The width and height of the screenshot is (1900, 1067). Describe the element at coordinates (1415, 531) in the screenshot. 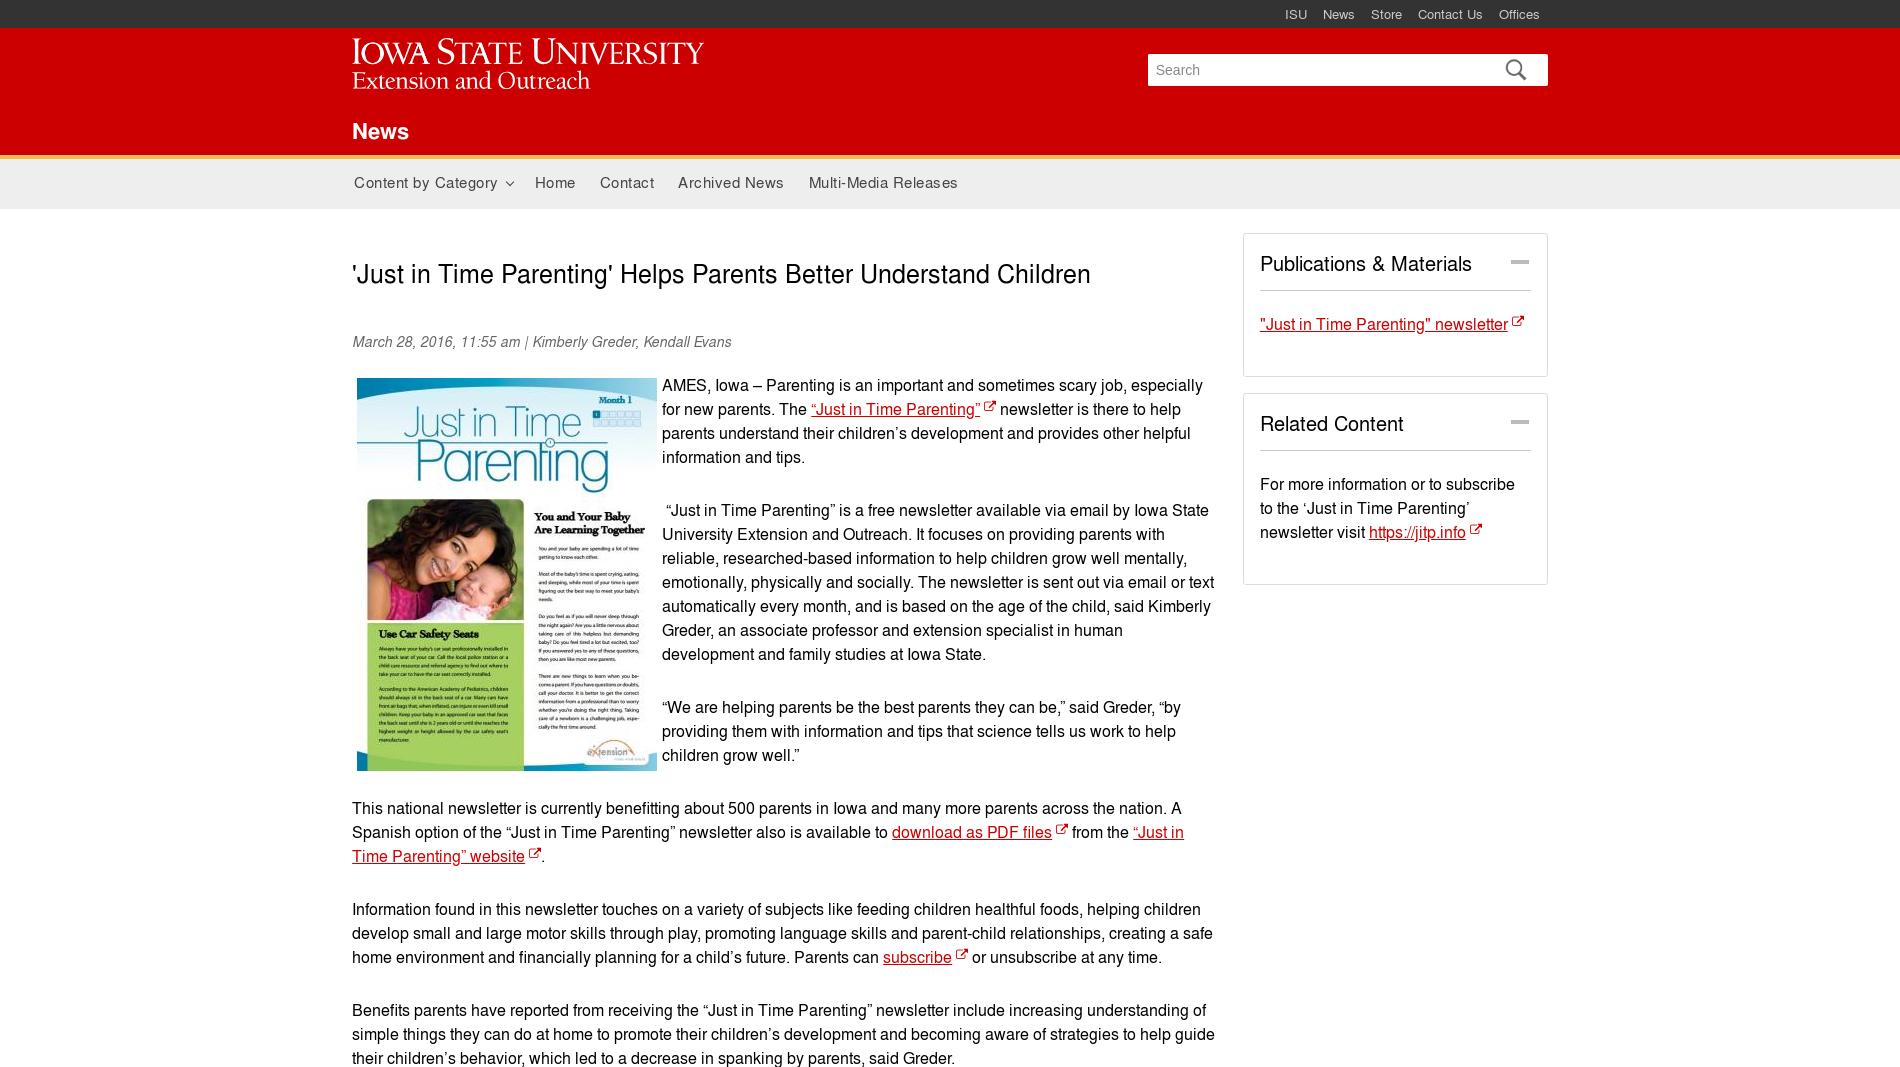

I see `'https://jitp.info'` at that location.